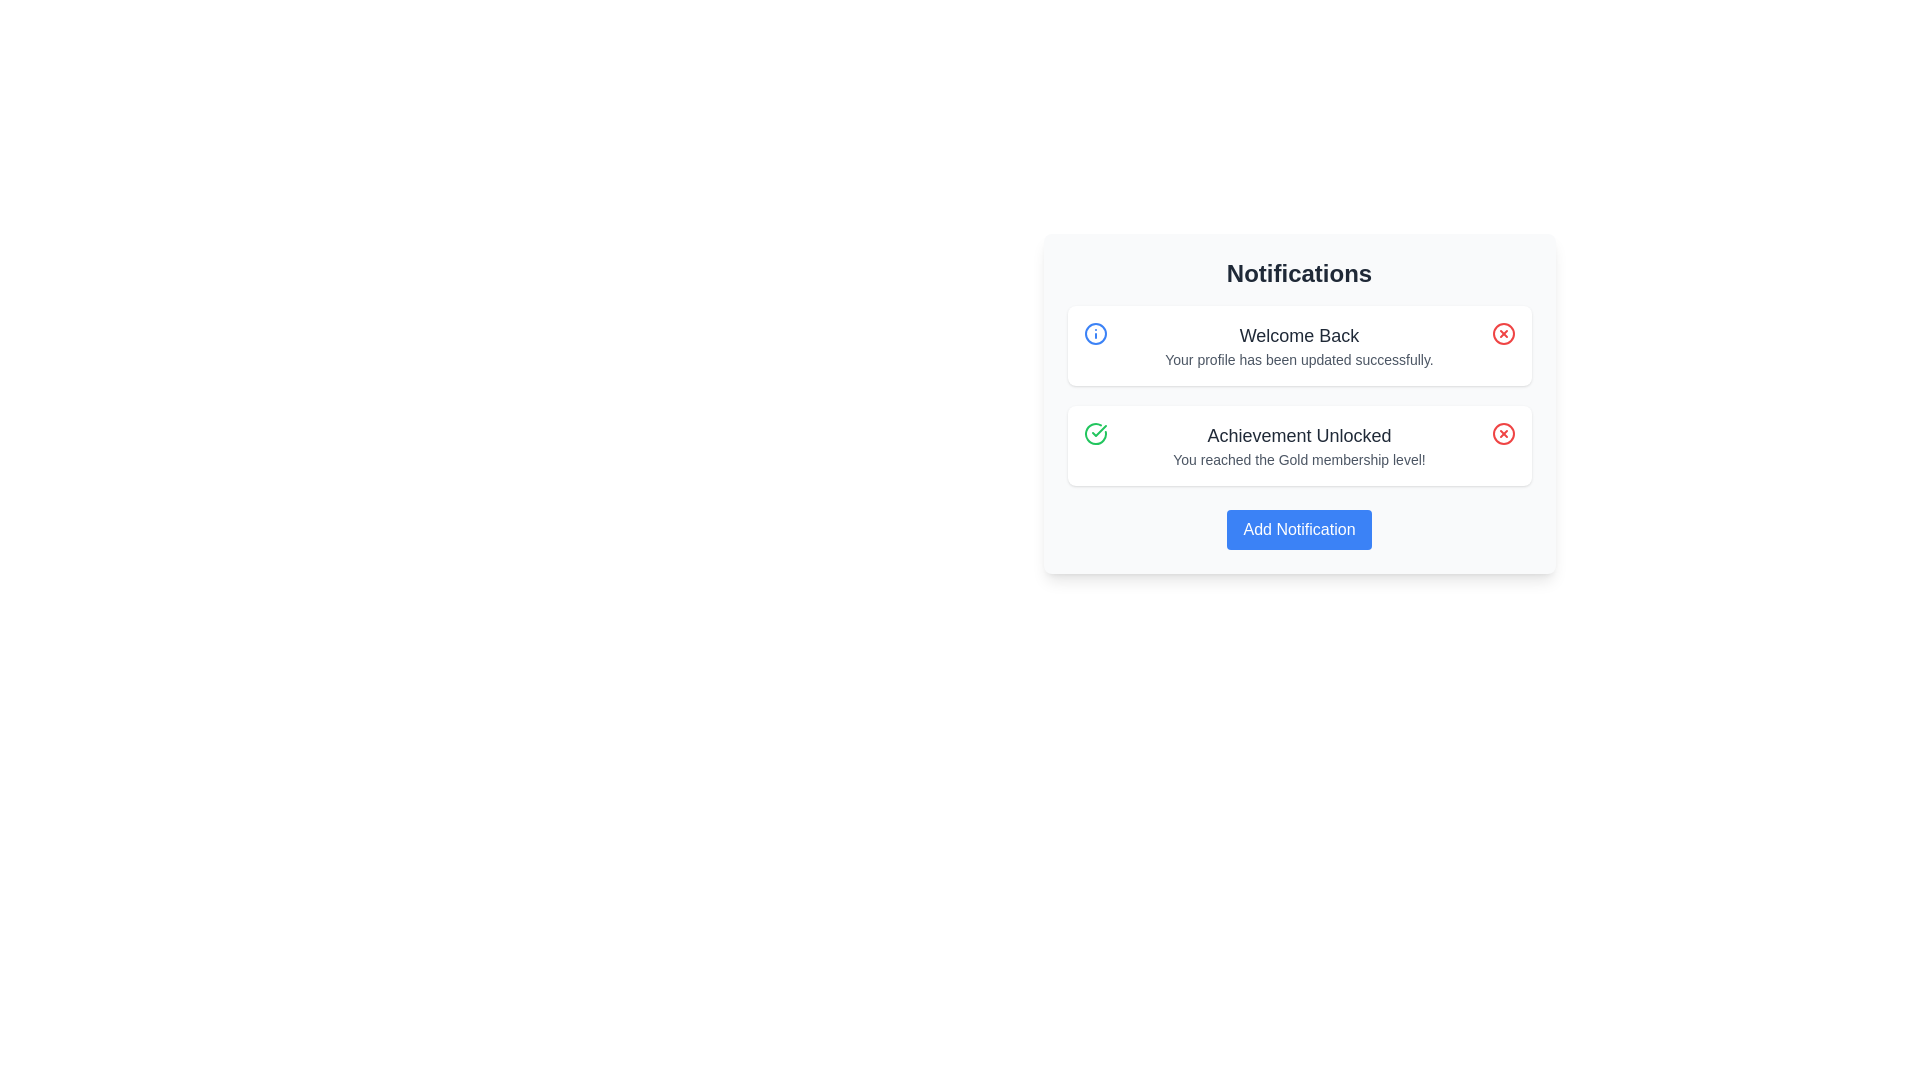 The height and width of the screenshot is (1080, 1920). I want to click on the Gold membership achievement indicator icon located in the notification card for 'Achievement Unlocked', positioned to the left of the text stating 'Achievement Unlocked' and 'You reached the Gold membership level!', so click(1094, 433).